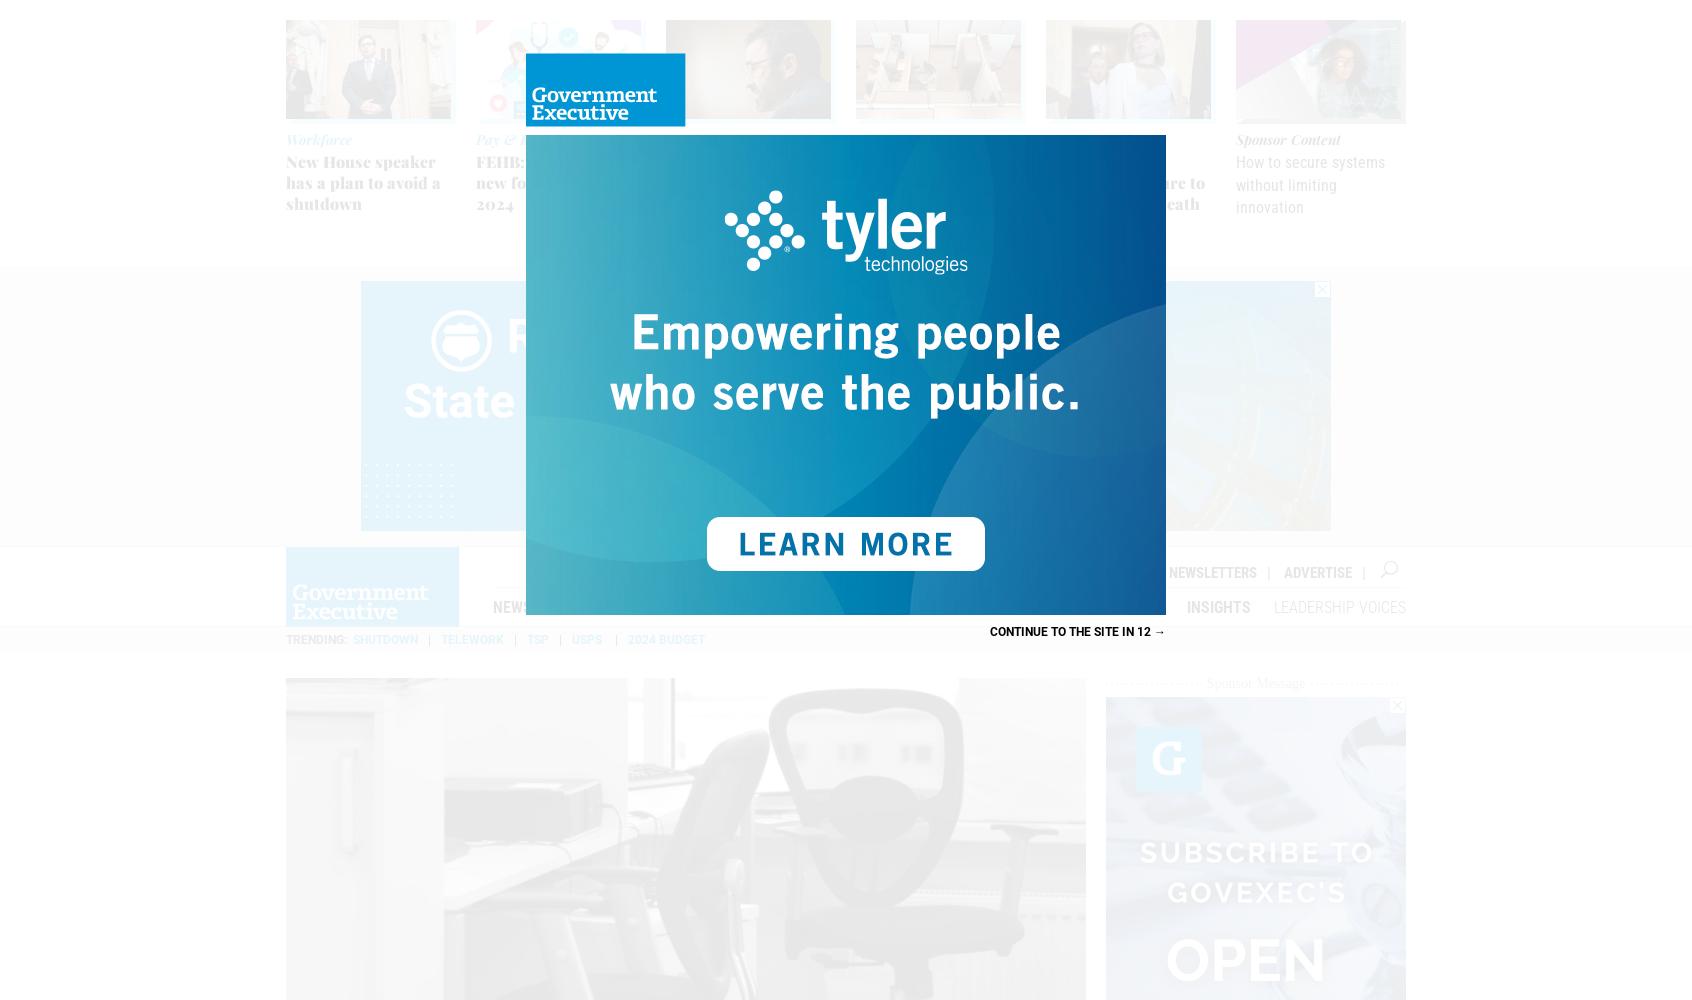 The image size is (1692, 1000). I want to click on 'Telework', so click(471, 640).